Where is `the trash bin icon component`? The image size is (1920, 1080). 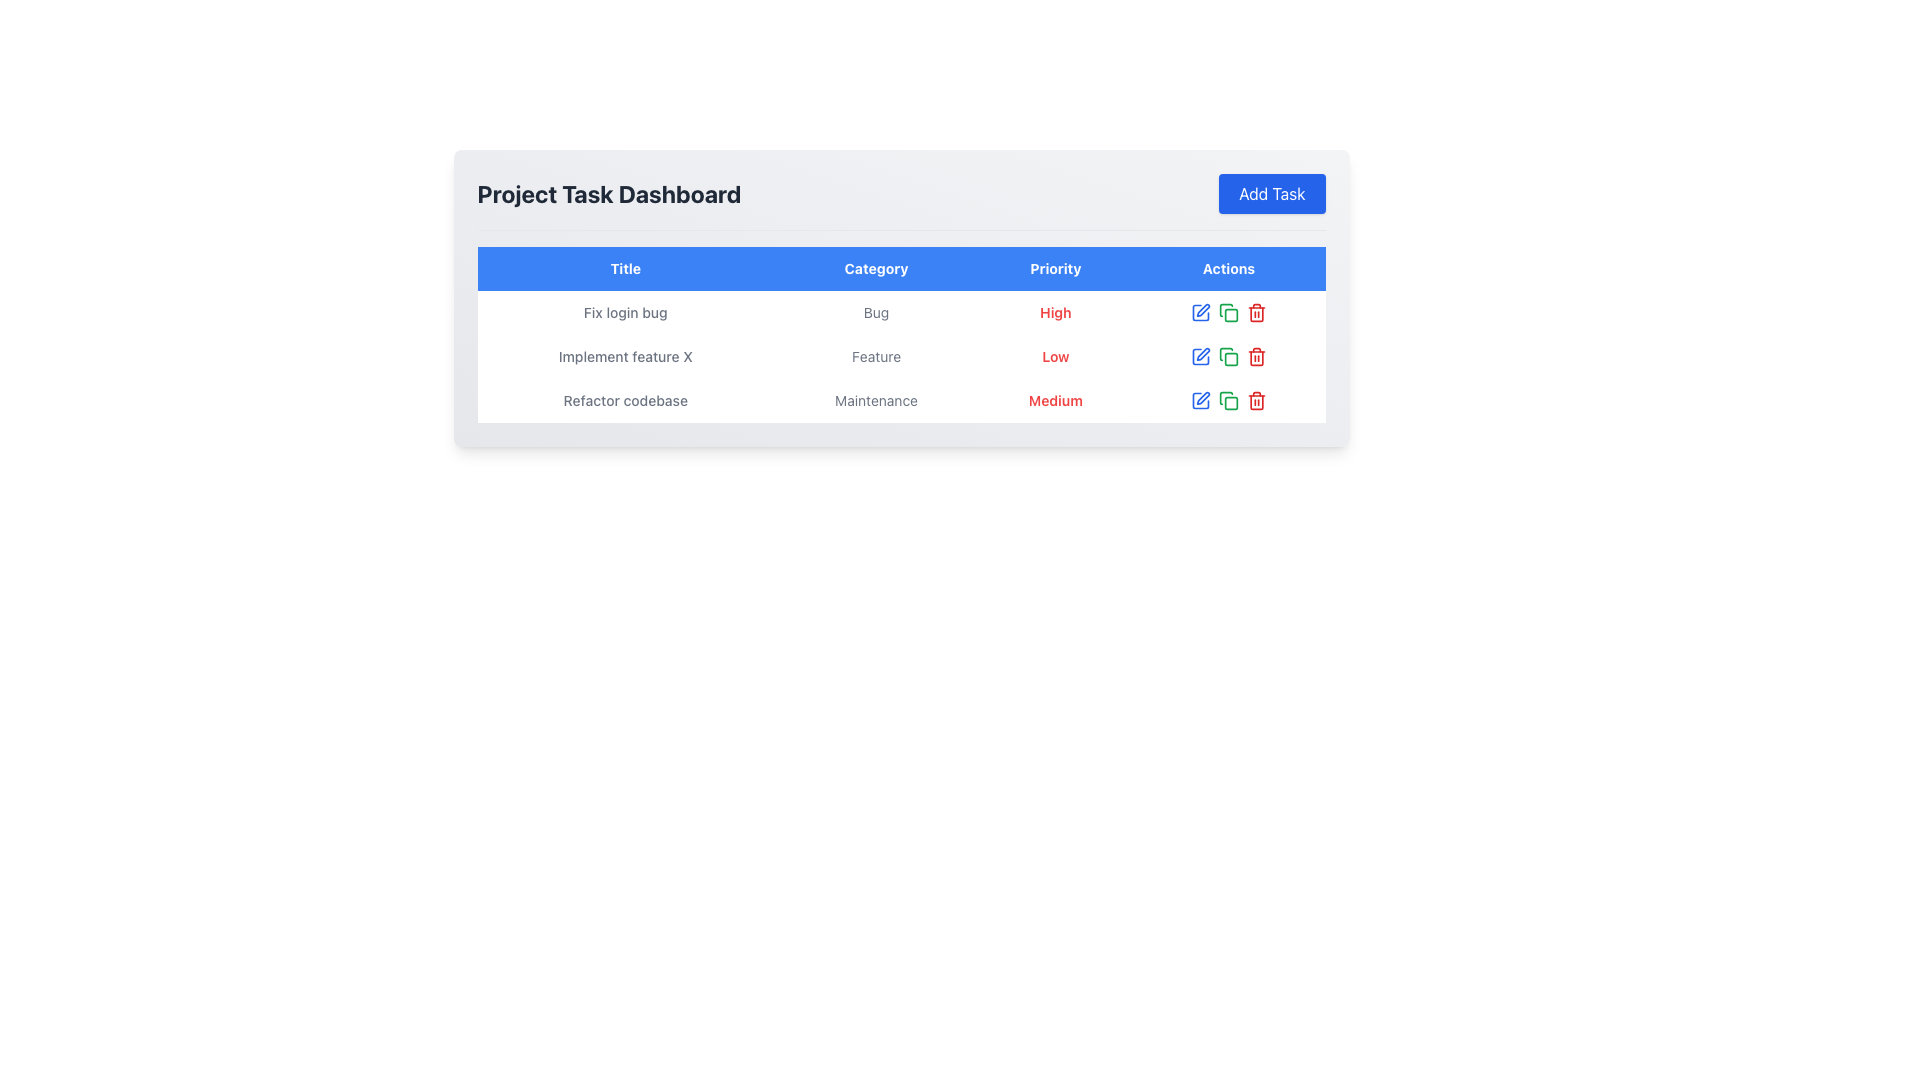
the trash bin icon component is located at coordinates (1256, 314).